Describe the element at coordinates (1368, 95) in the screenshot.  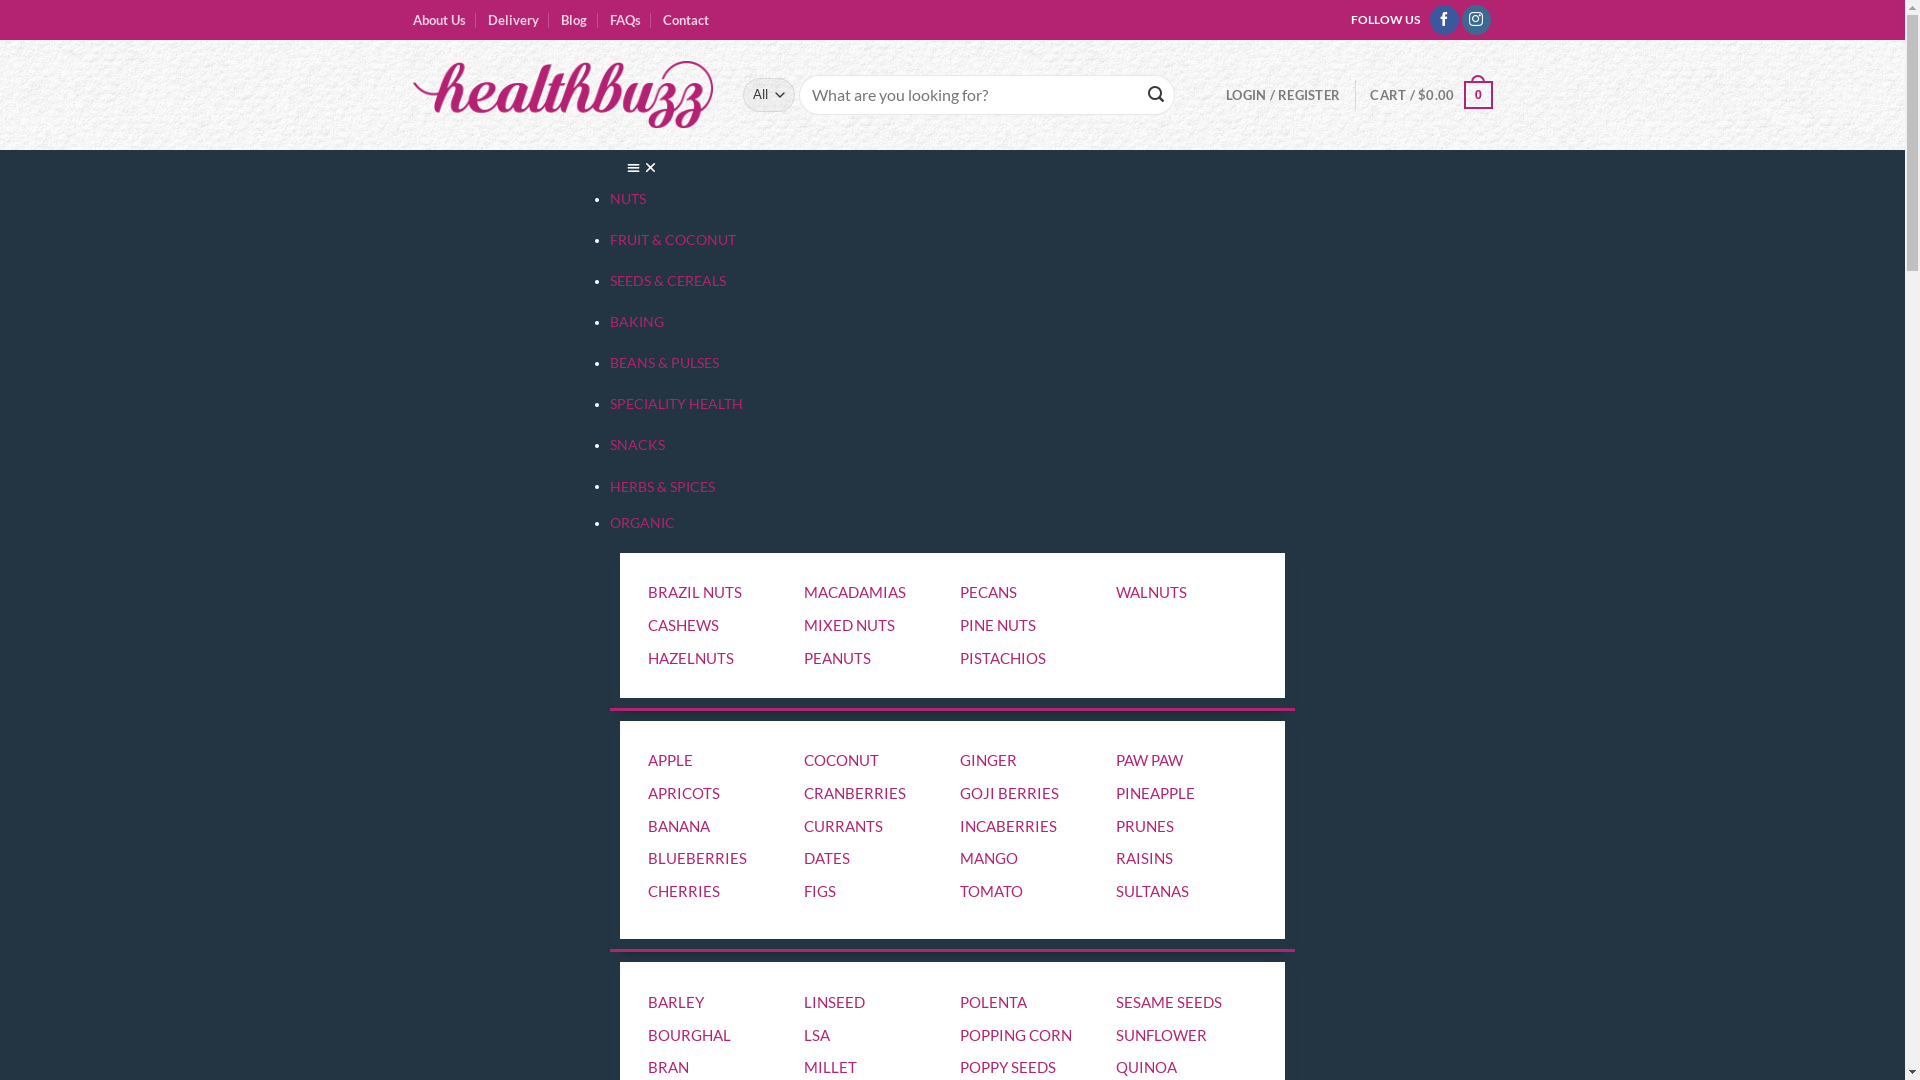
I see `'CART / $0.00` at that location.